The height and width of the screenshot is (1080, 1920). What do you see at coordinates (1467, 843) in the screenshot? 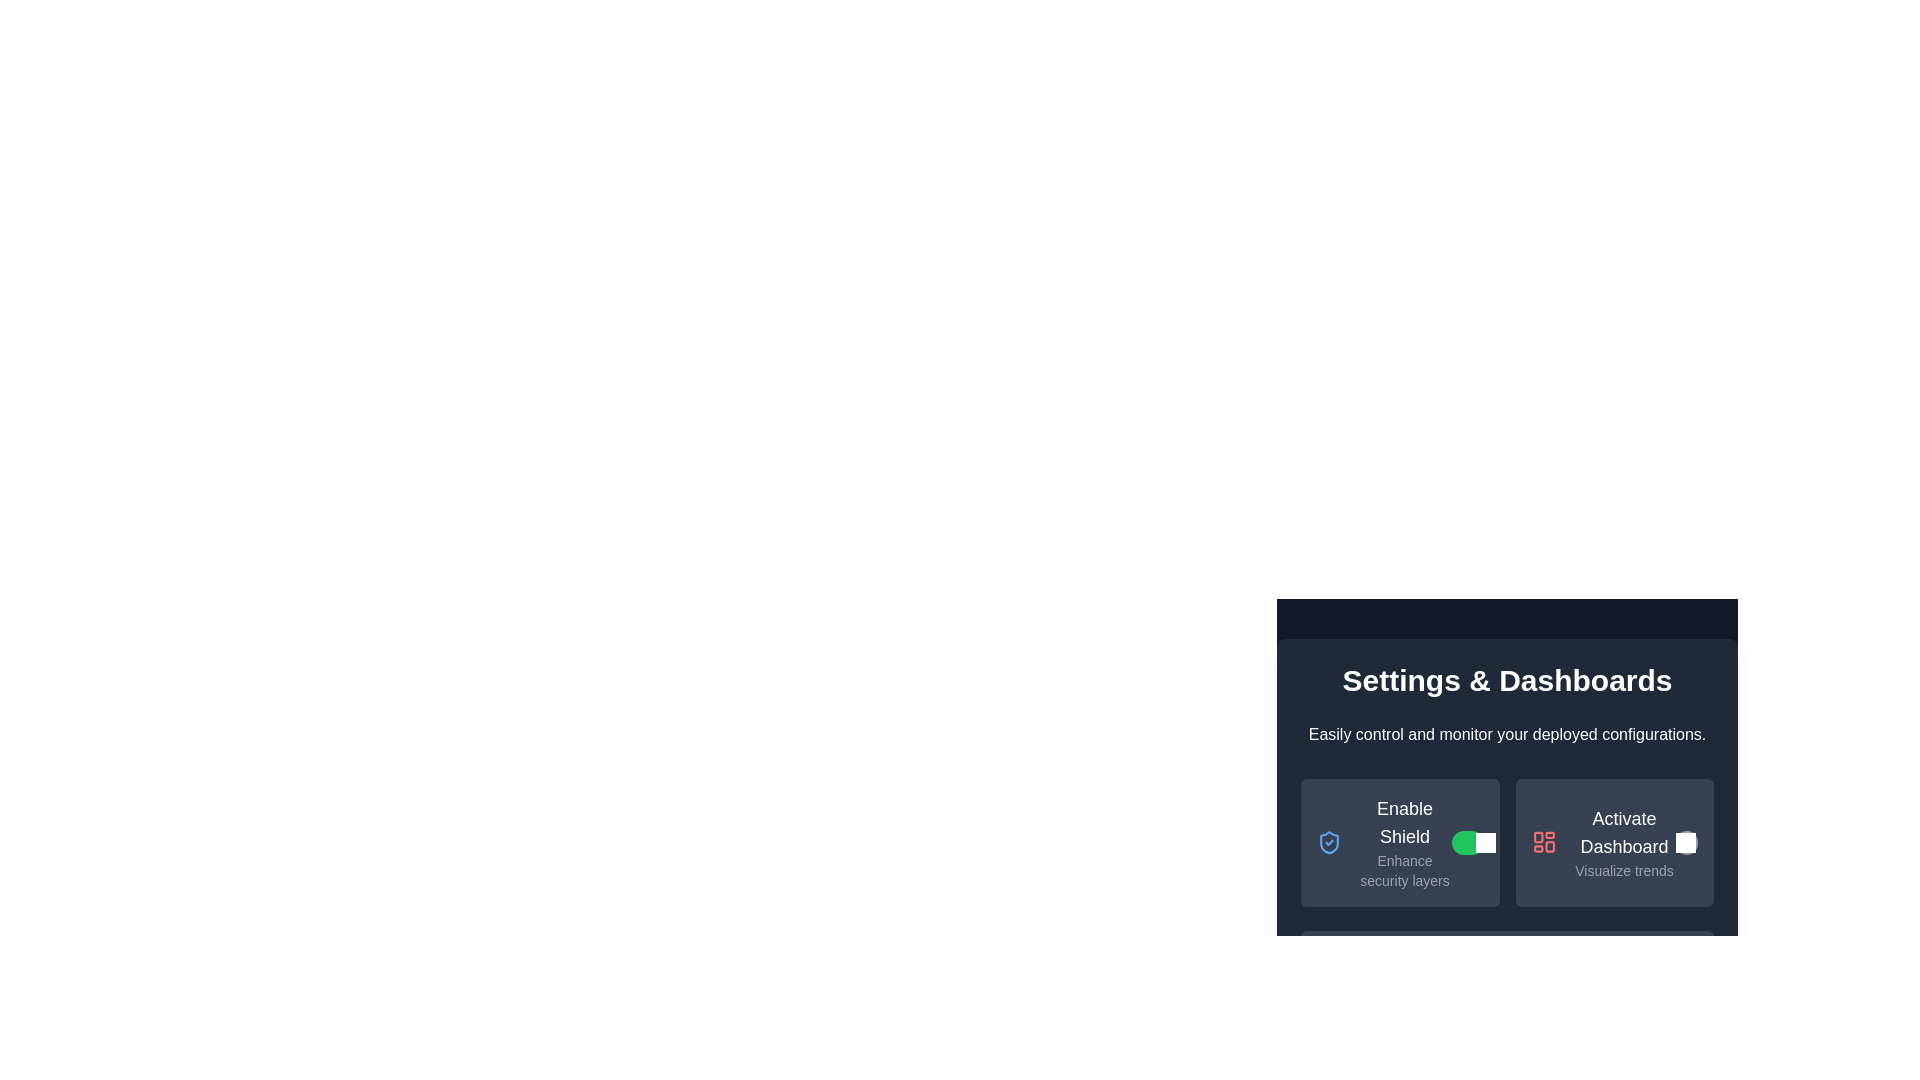
I see `the toggle switch located to the right of the 'Enable Shield' text` at bounding box center [1467, 843].